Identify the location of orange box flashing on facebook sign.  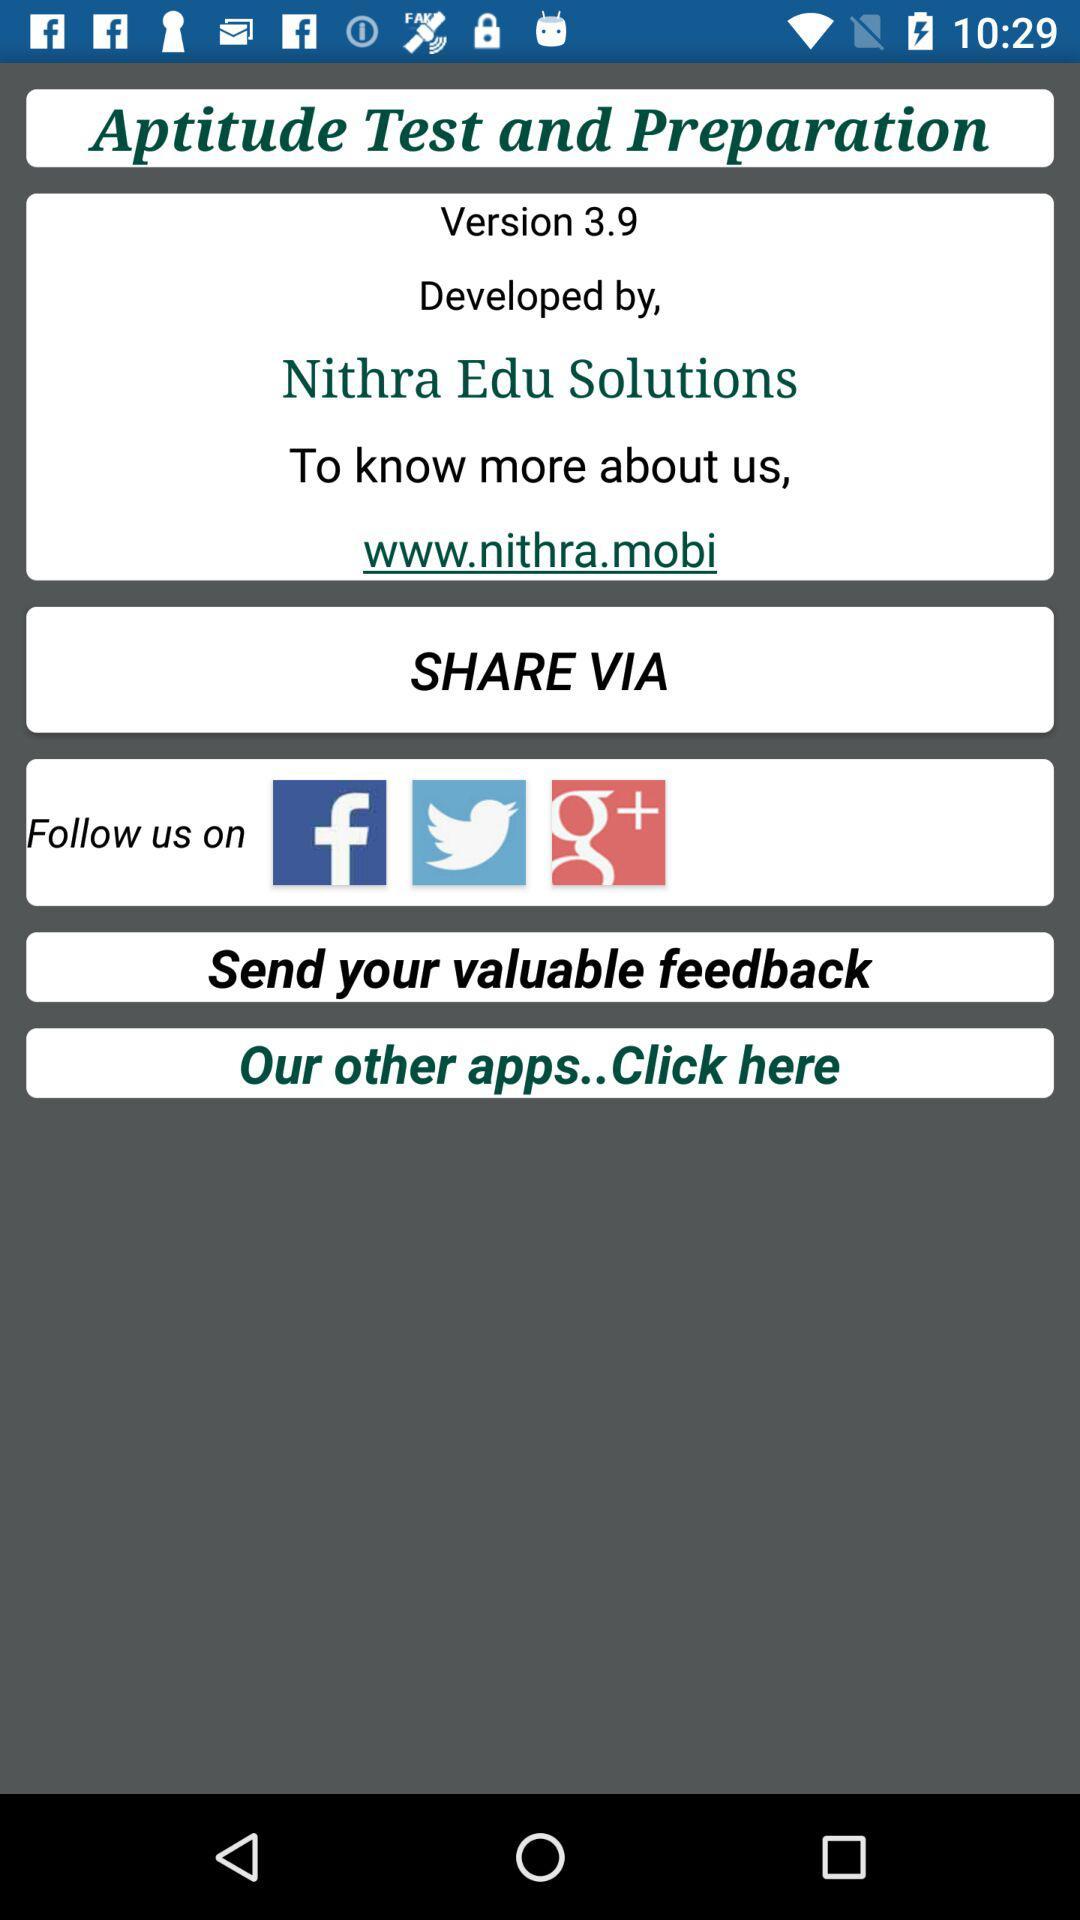
(328, 832).